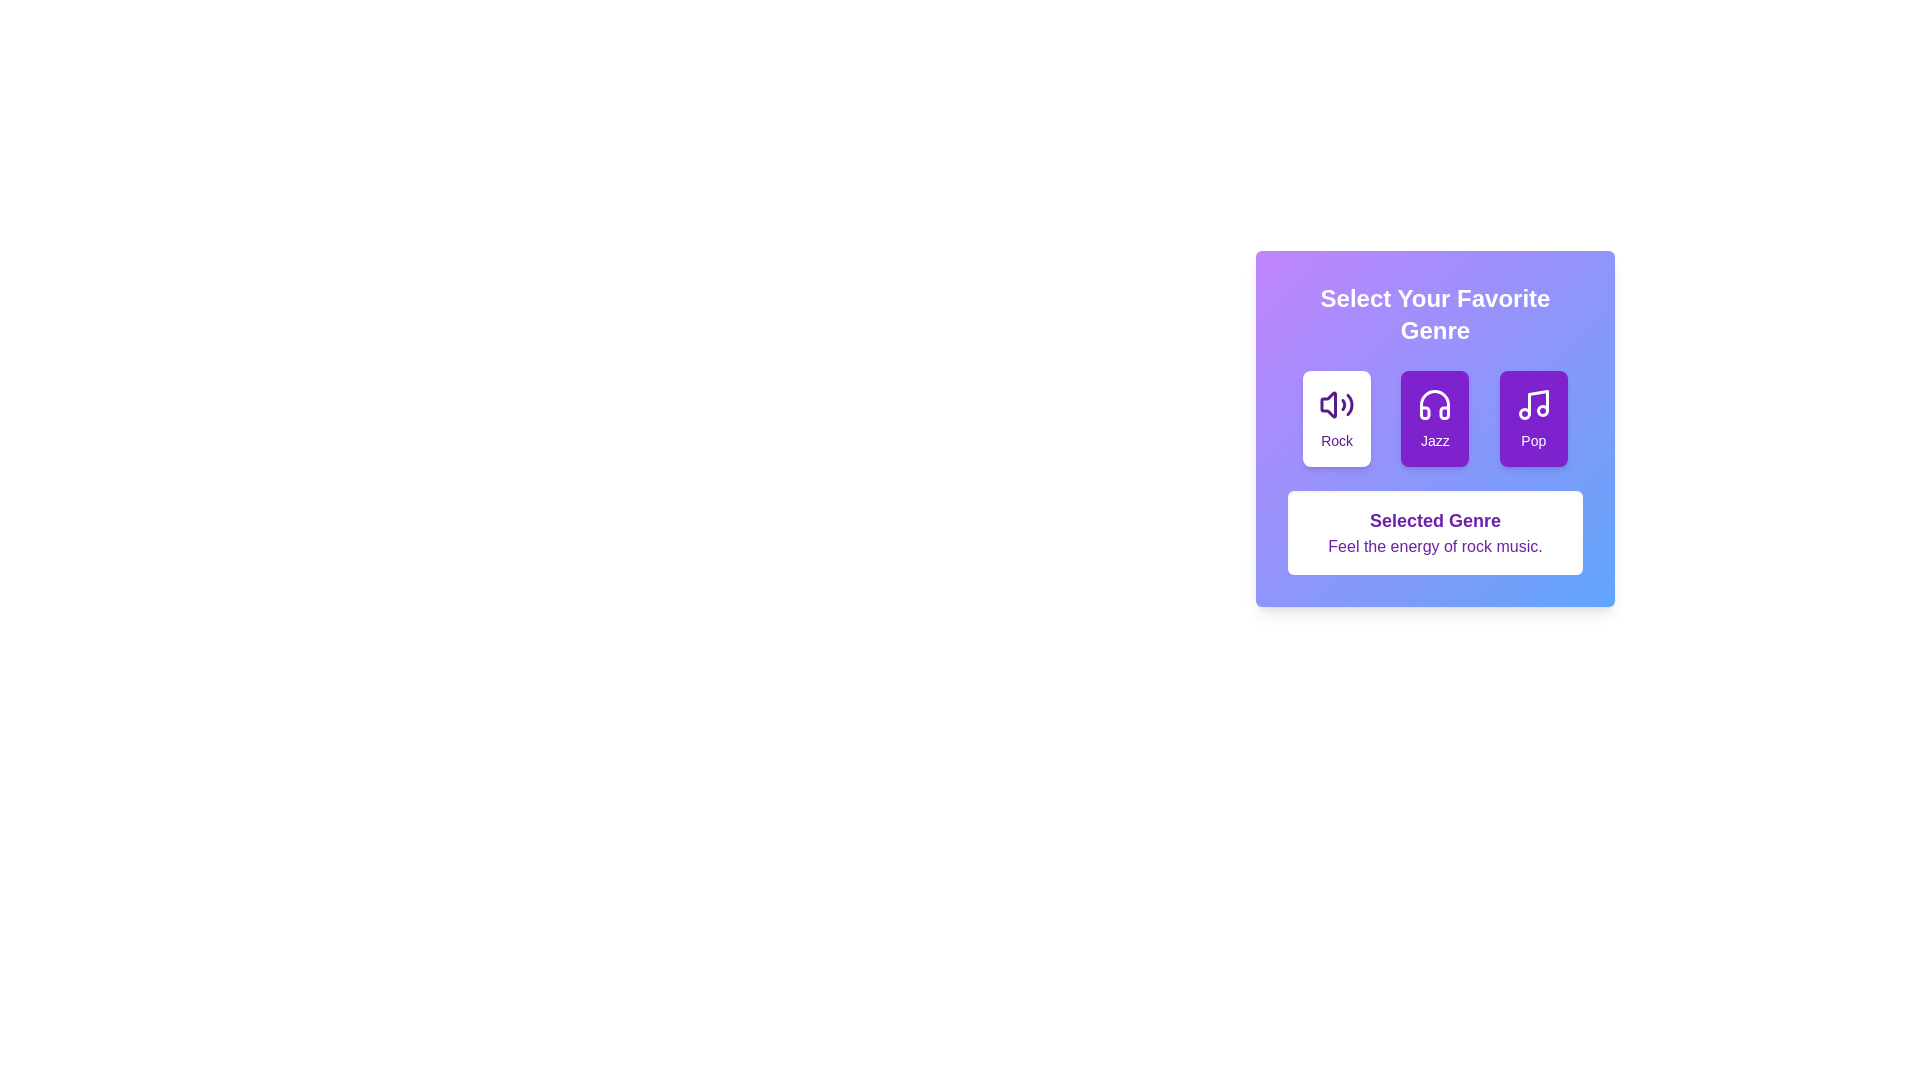 The height and width of the screenshot is (1080, 1920). Describe the element at coordinates (1531, 418) in the screenshot. I see `the music genre by clicking on the button labeled Pop` at that location.